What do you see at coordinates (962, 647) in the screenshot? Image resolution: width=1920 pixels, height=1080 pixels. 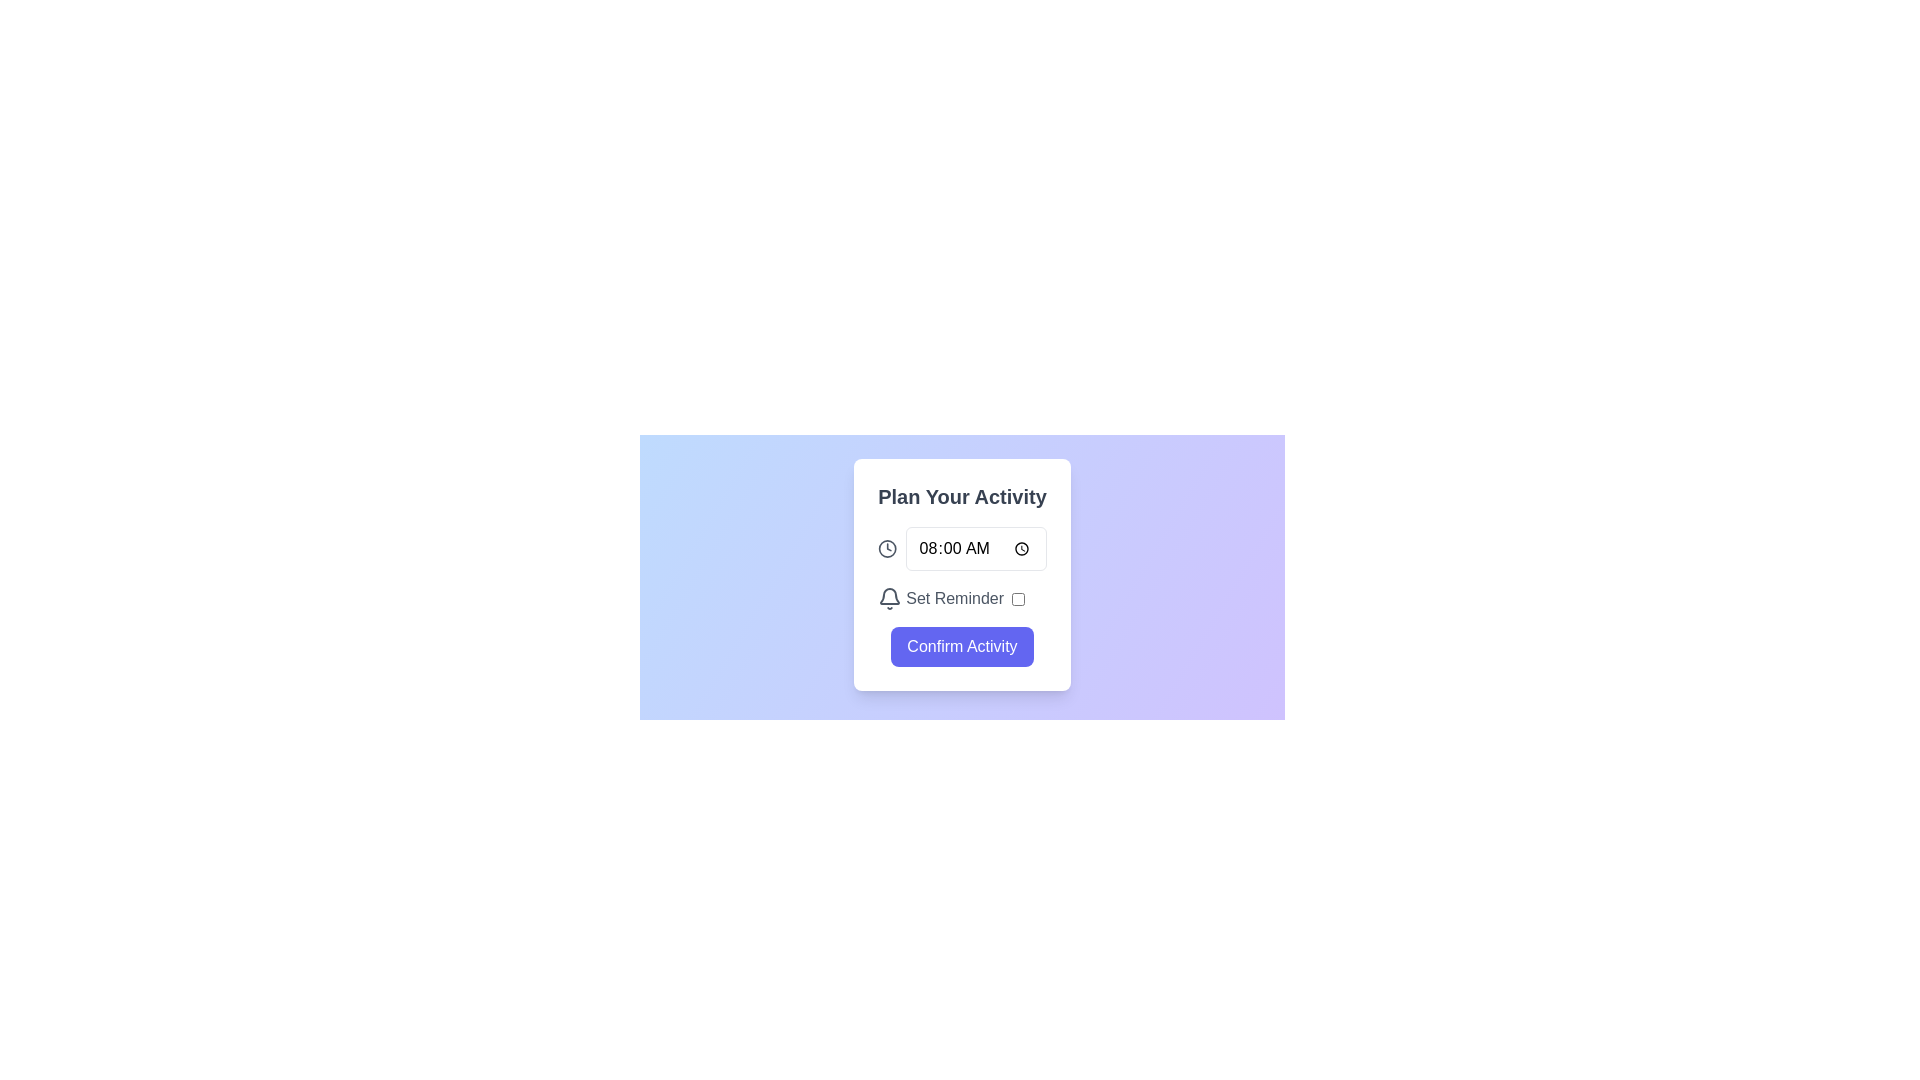 I see `the confirmation button located at the bottom center of the card, beneath the 'Set Reminder' checkbox` at bounding box center [962, 647].